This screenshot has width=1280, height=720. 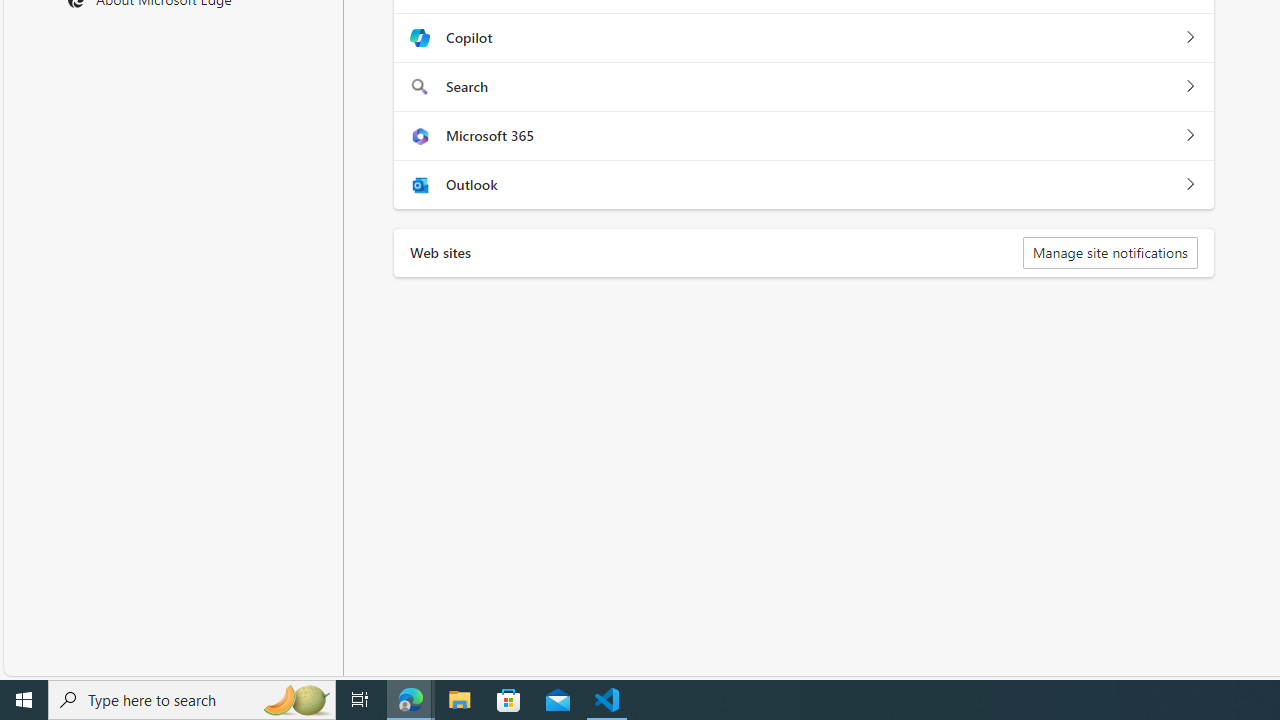 I want to click on 'Manage site notifications', so click(x=1108, y=252).